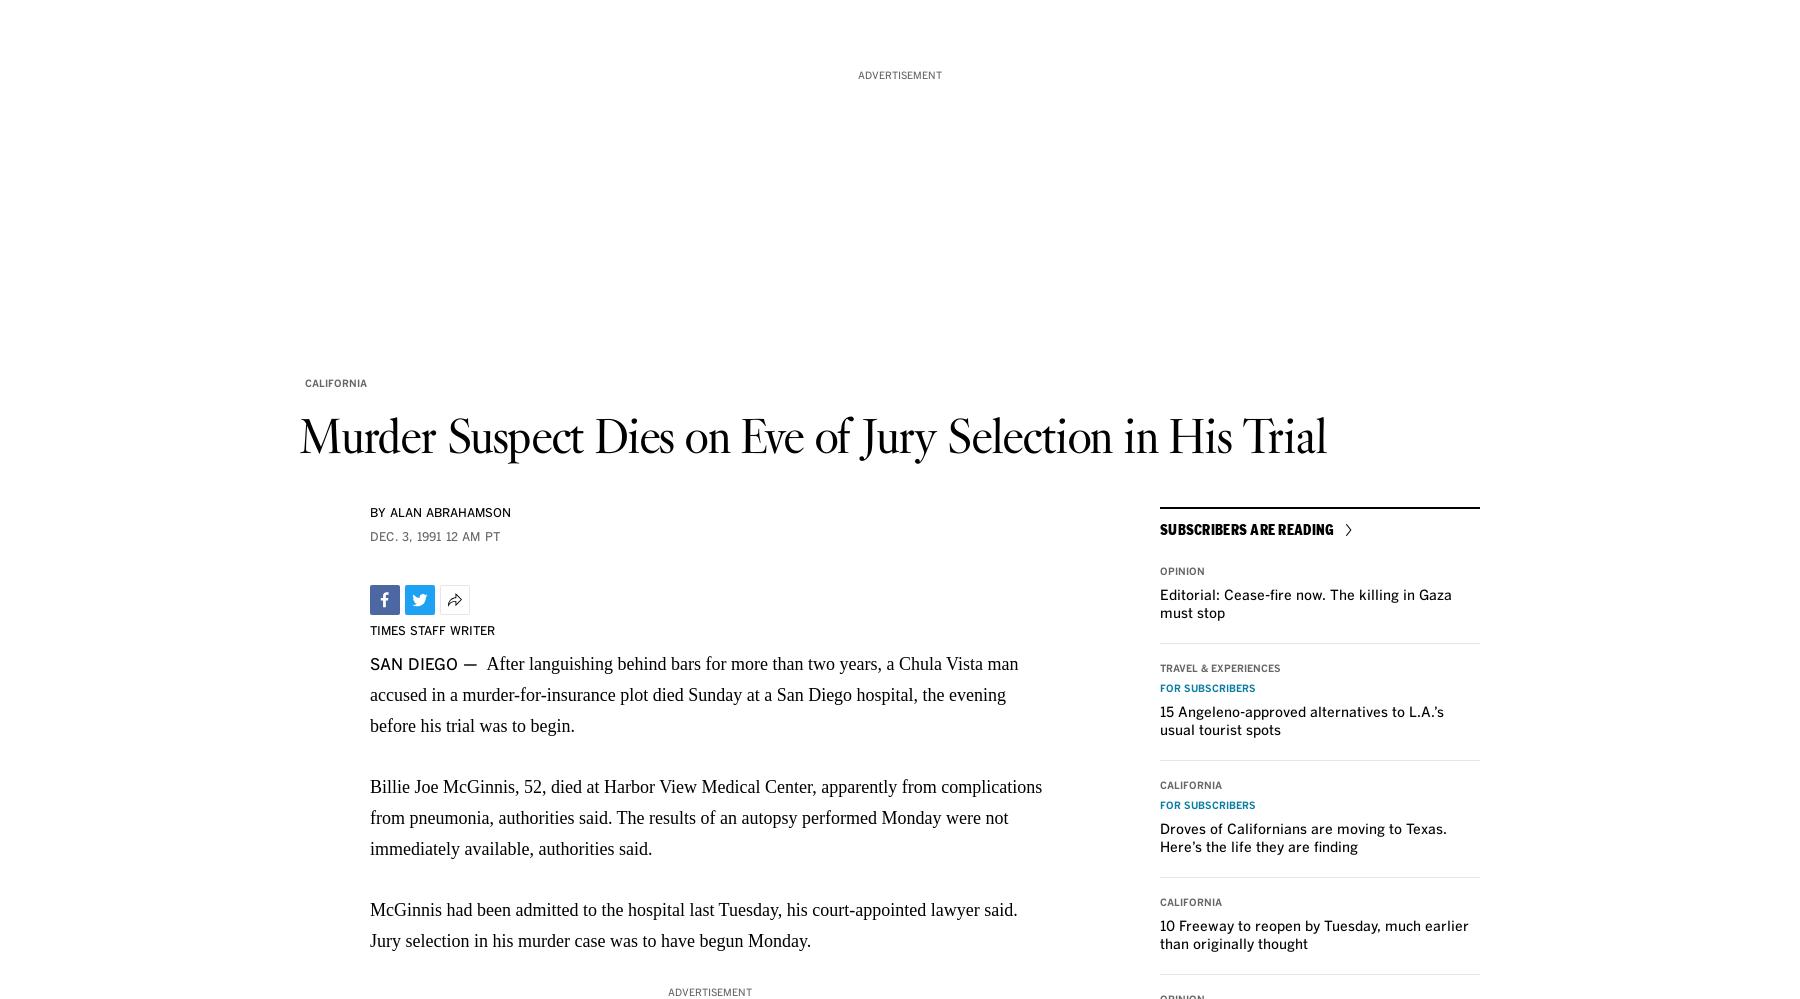 This screenshot has height=999, width=1800. Describe the element at coordinates (471, 536) in the screenshot. I see `'12 AM PT'` at that location.